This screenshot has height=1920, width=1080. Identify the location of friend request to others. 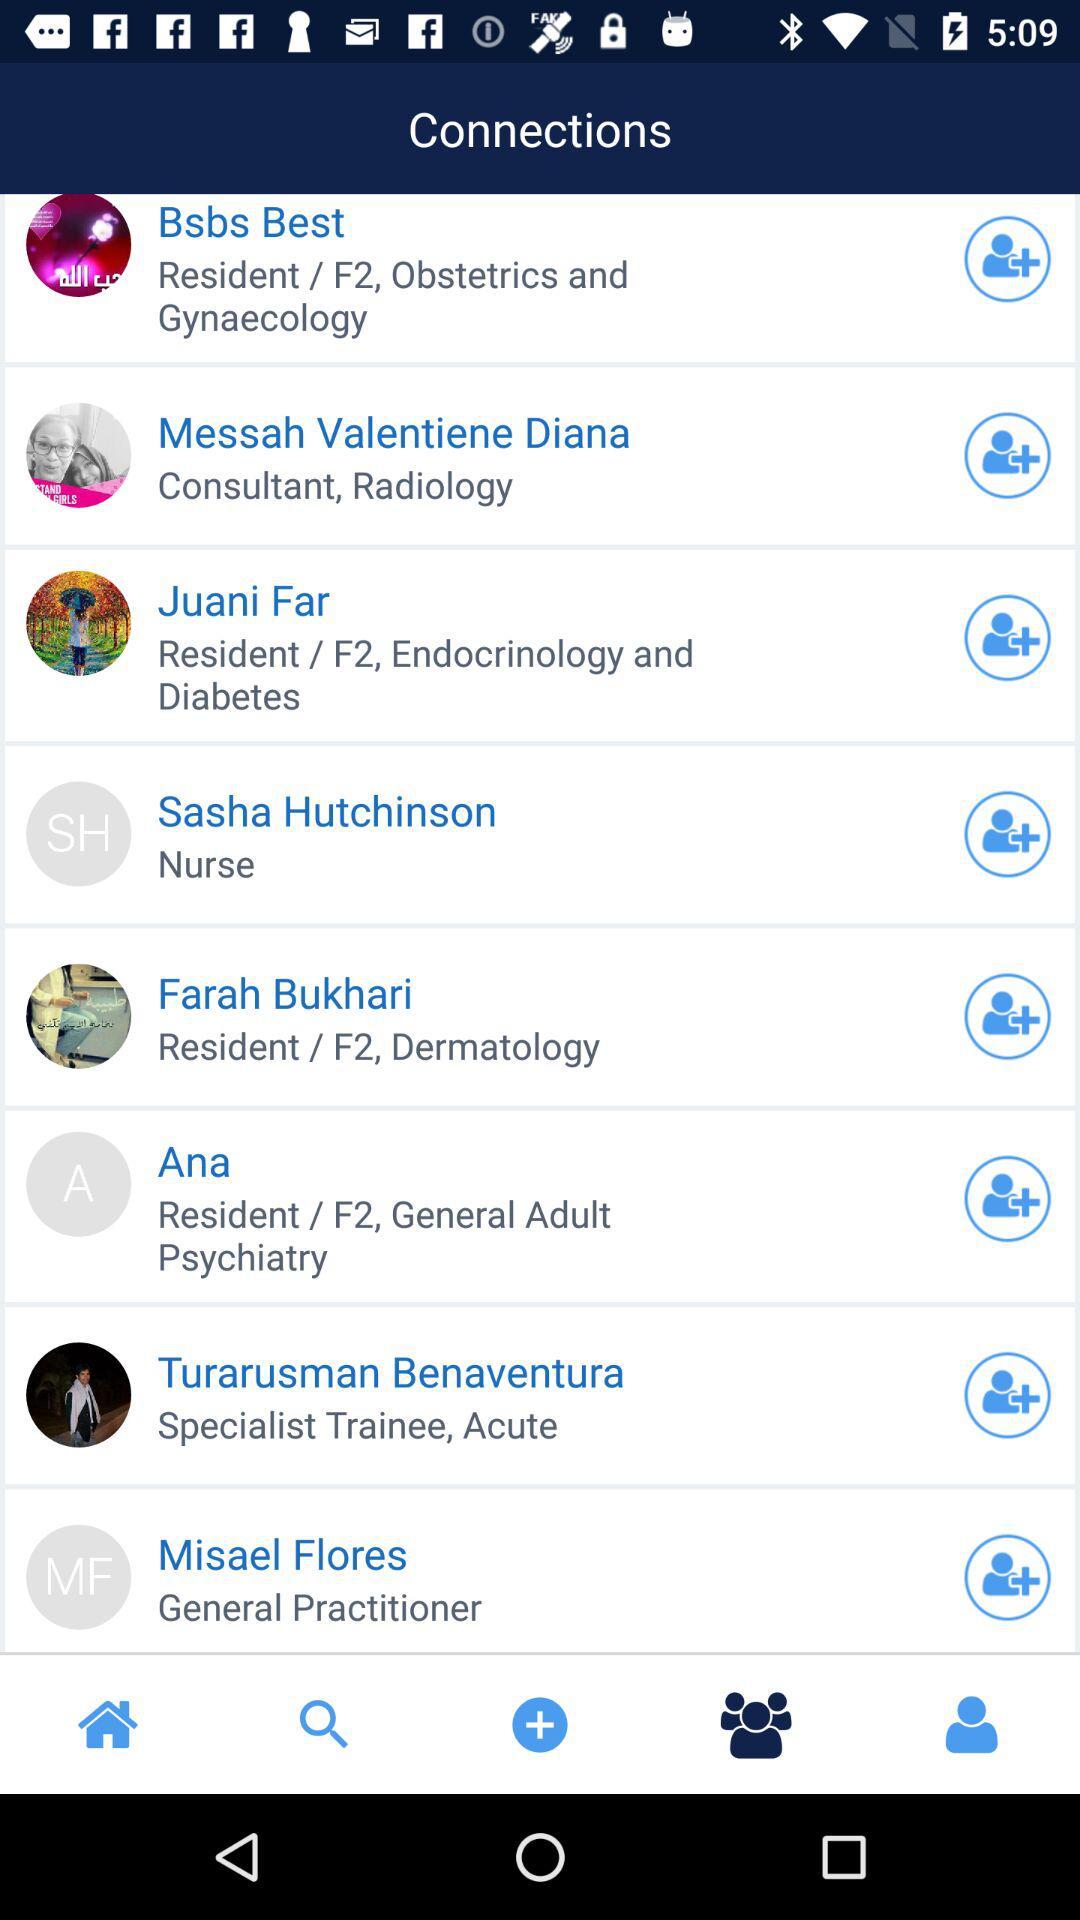
(1007, 1576).